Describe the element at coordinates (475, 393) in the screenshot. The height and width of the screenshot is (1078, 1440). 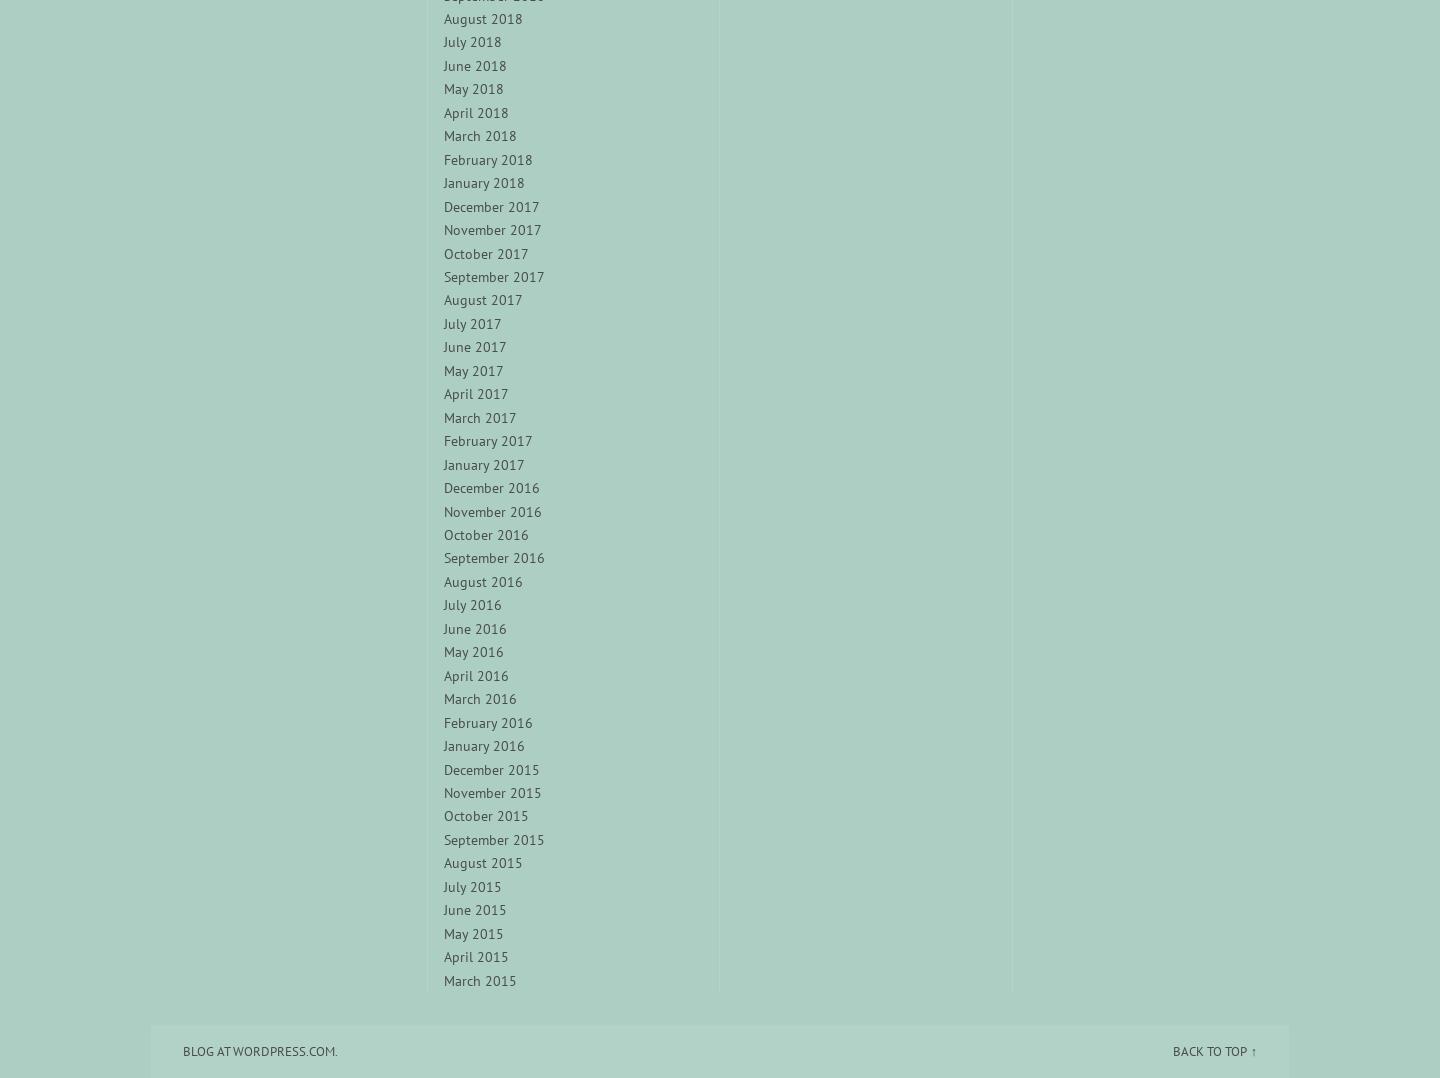
I see `'April 2017'` at that location.